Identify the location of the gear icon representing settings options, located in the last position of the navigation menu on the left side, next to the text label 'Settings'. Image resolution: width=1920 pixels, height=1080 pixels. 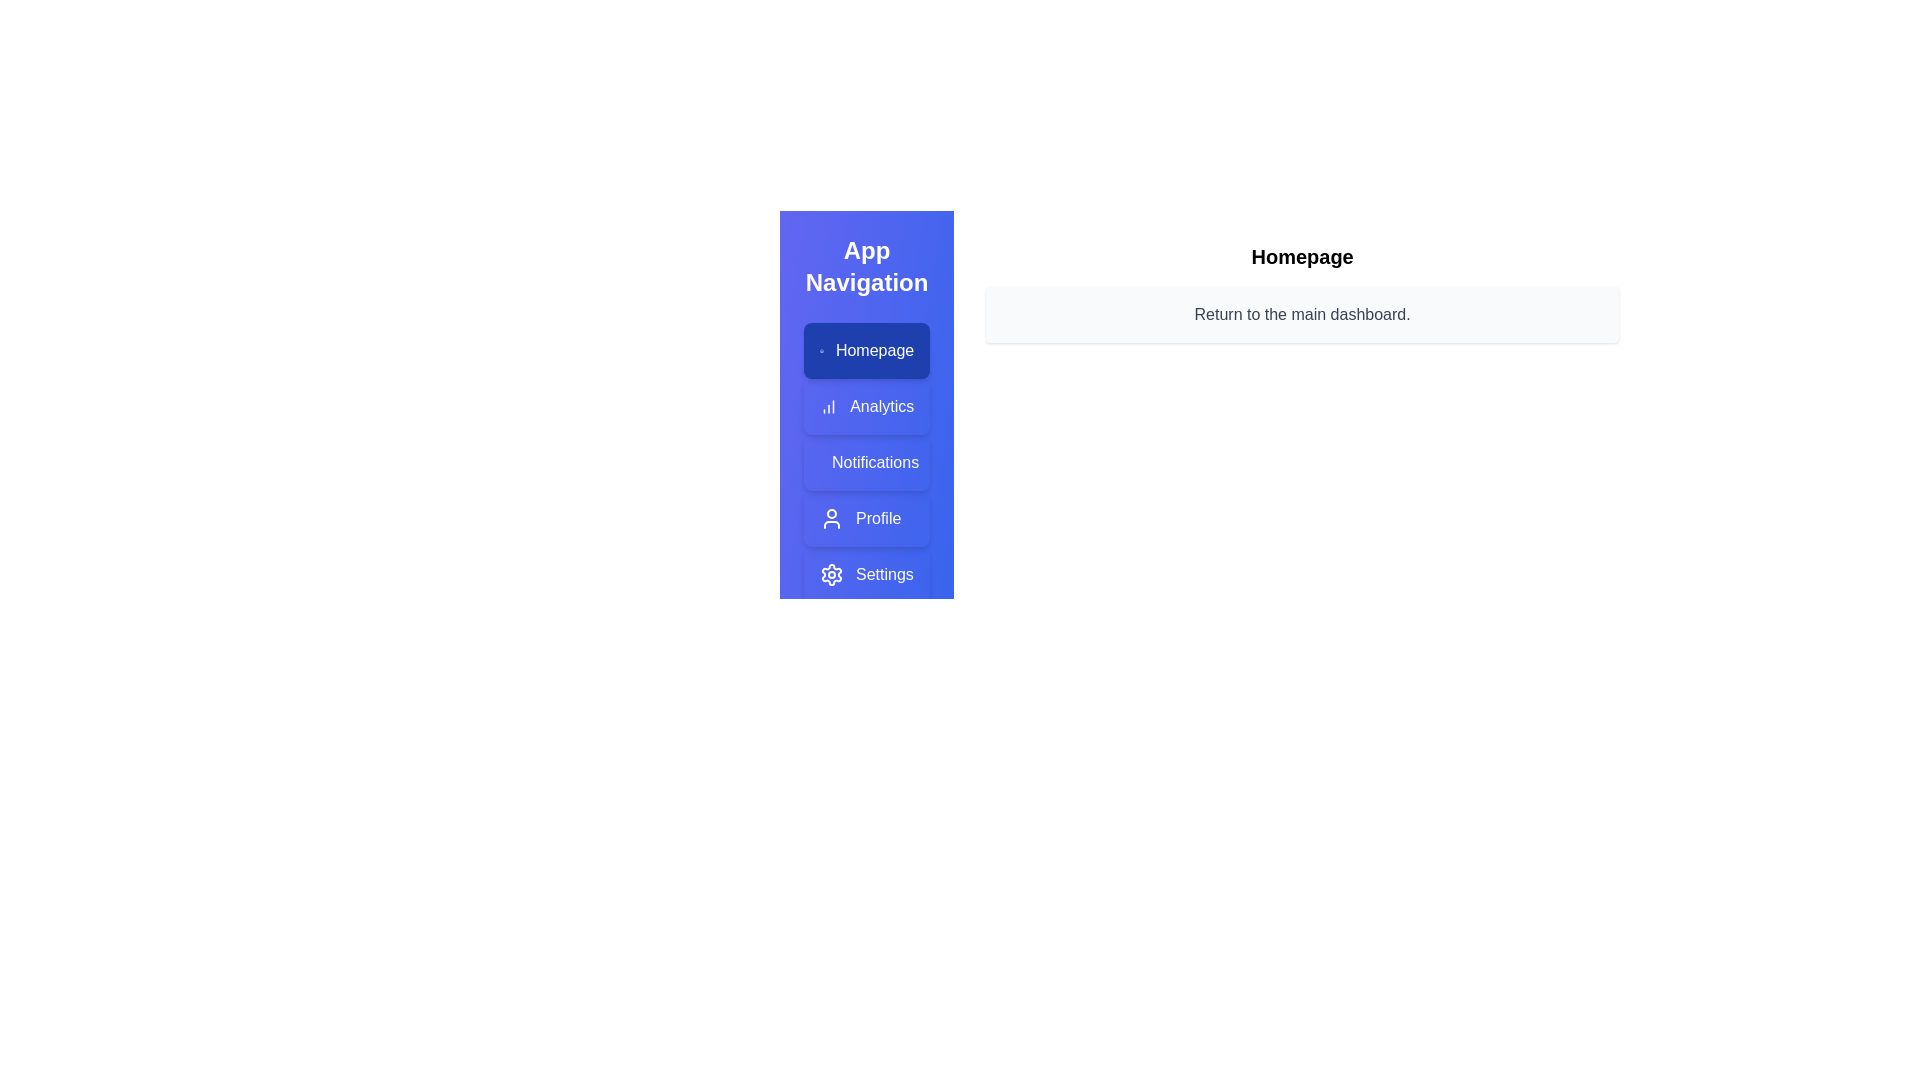
(831, 574).